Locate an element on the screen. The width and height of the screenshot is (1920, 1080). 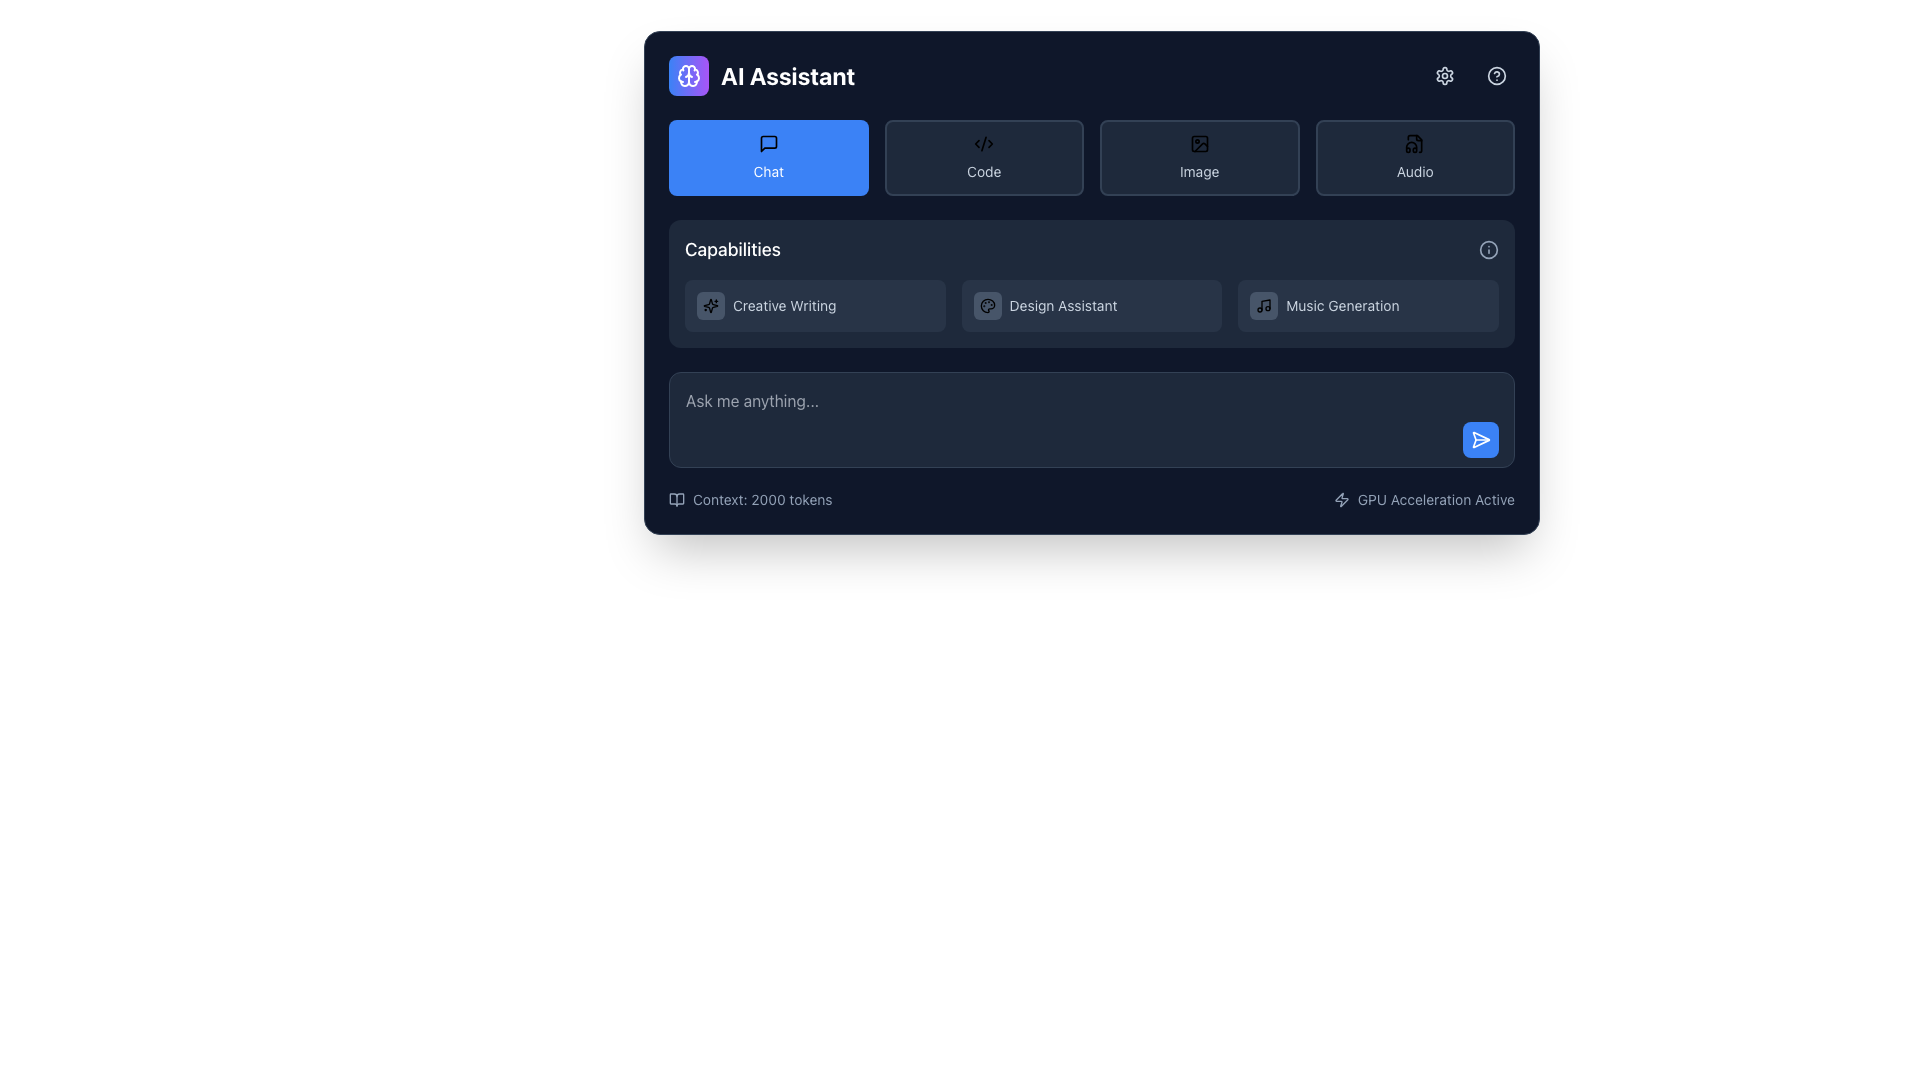
the text label describing 'Creative Writing', which is positioned centrally within a card-like component, serving to clarify the purpose of the adjacent icon or button is located at coordinates (783, 305).